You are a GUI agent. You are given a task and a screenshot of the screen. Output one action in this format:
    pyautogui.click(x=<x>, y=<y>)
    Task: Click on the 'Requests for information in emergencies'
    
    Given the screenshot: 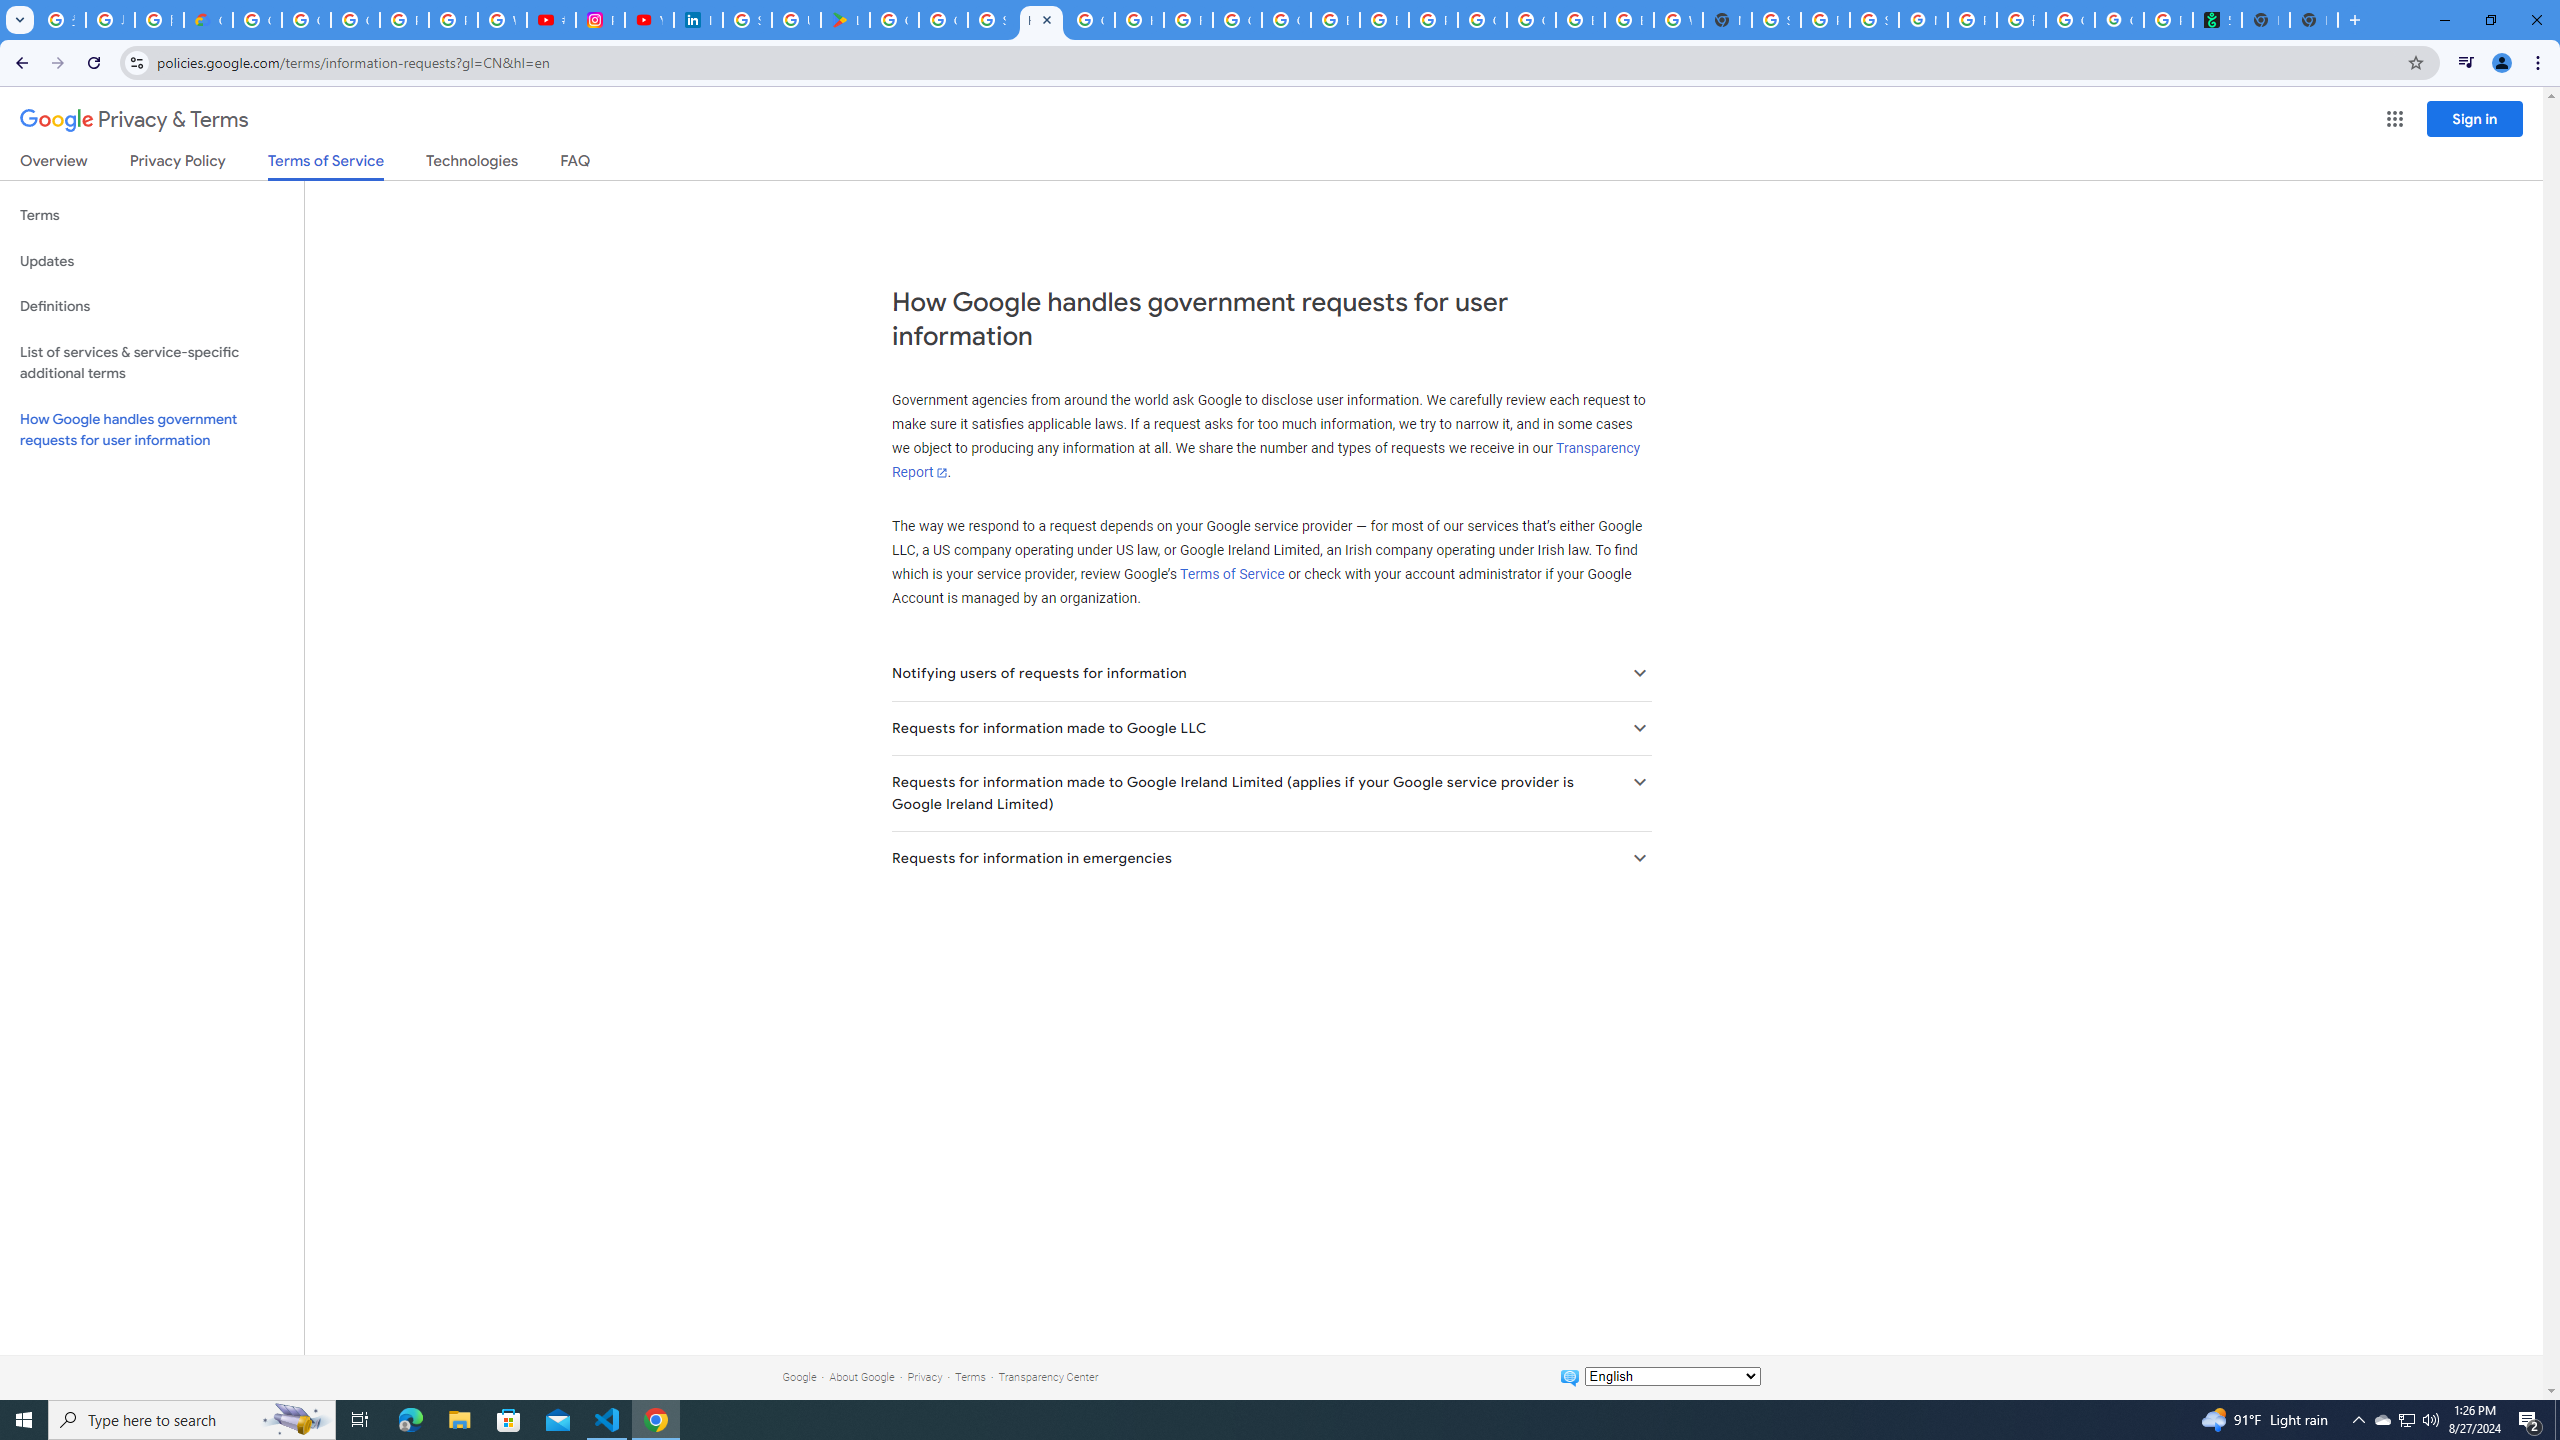 What is the action you would take?
    pyautogui.click(x=1271, y=857)
    